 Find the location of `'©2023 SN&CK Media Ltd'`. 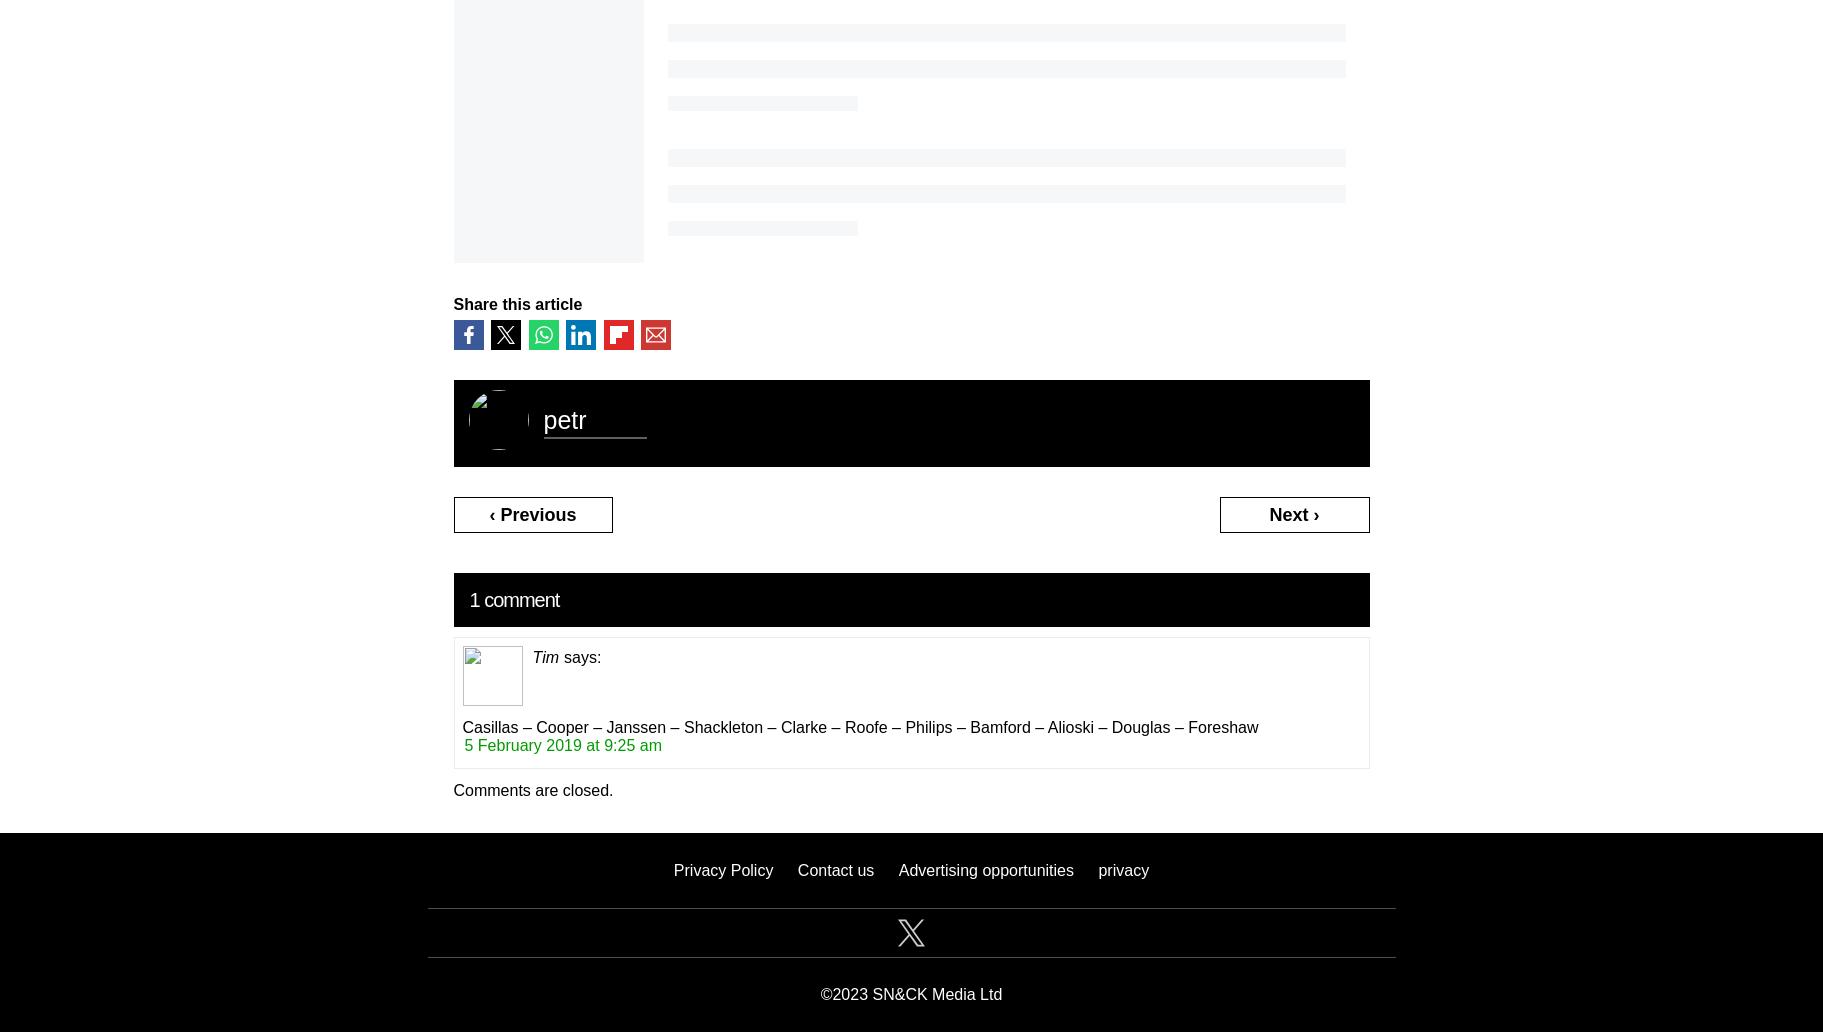

'©2023 SN&CK Media Ltd' is located at coordinates (909, 992).